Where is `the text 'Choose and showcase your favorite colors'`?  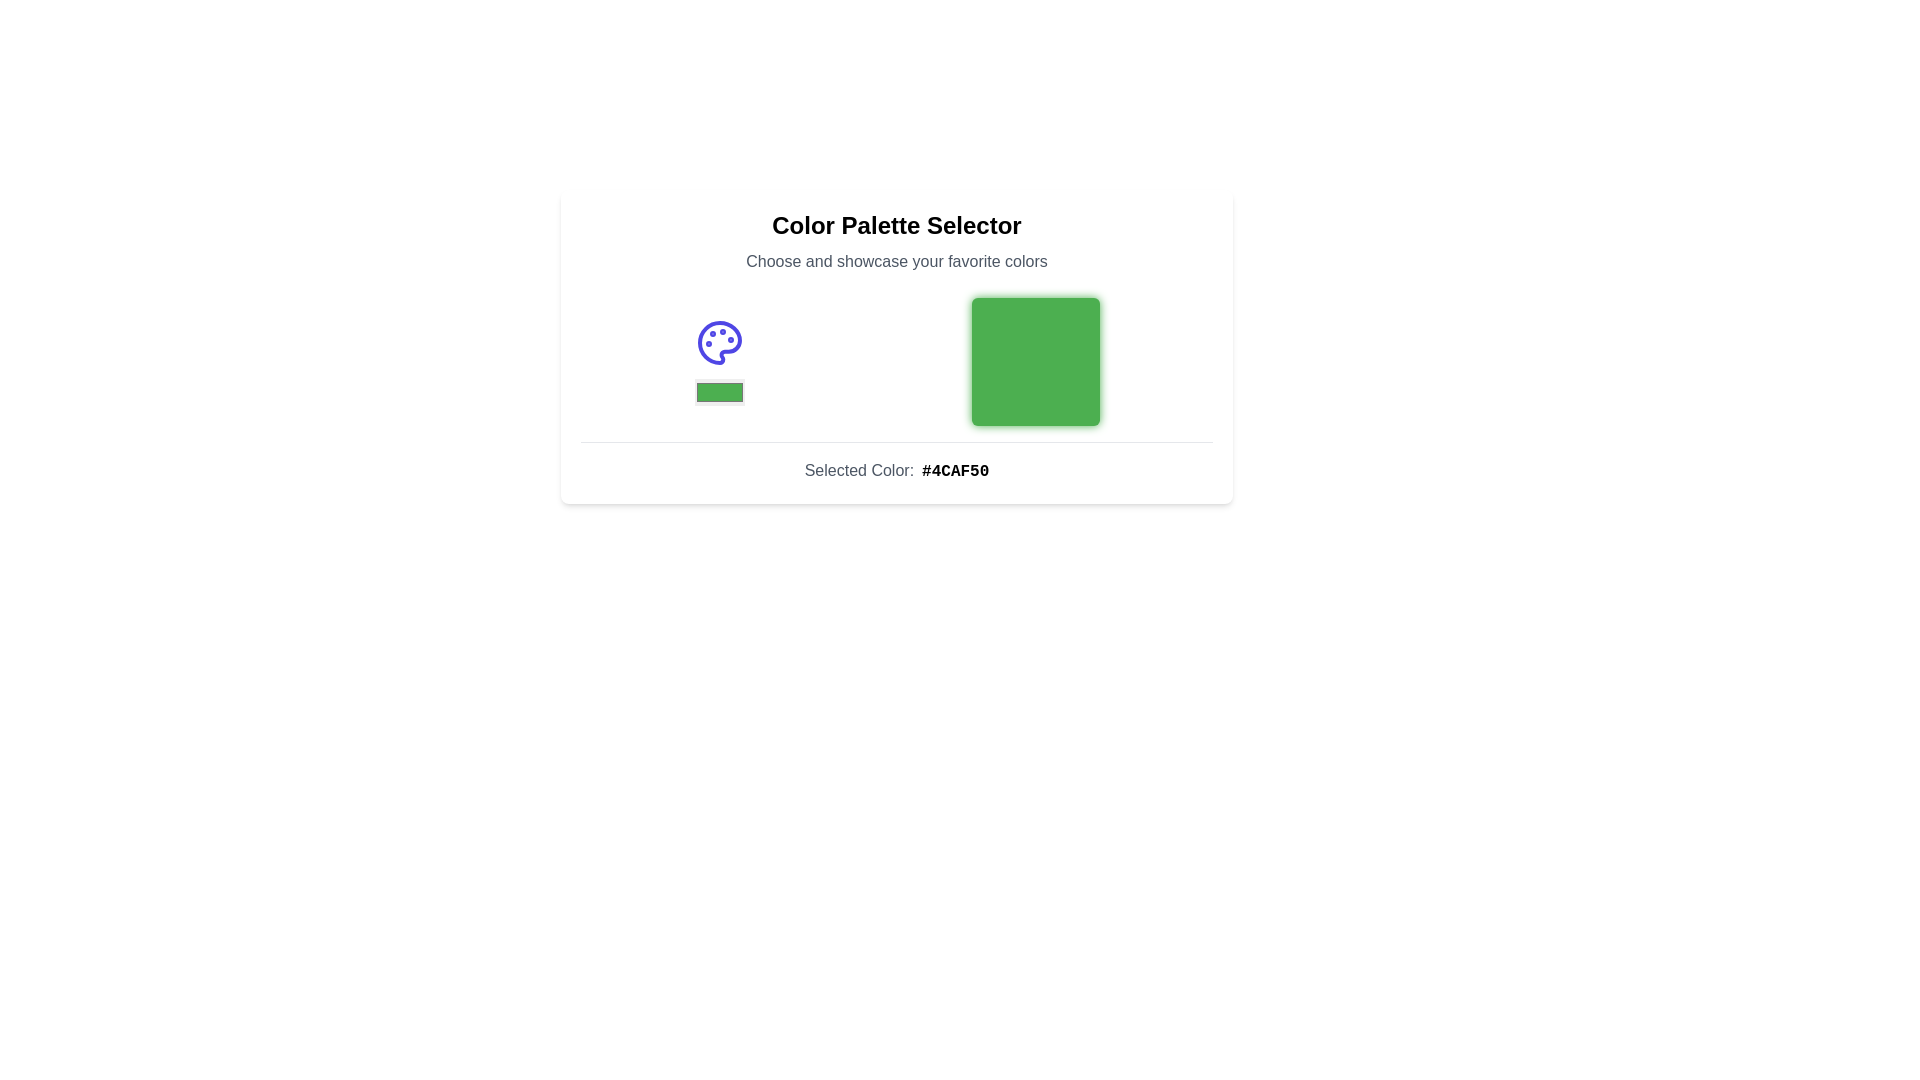 the text 'Choose and showcase your favorite colors' is located at coordinates (896, 261).